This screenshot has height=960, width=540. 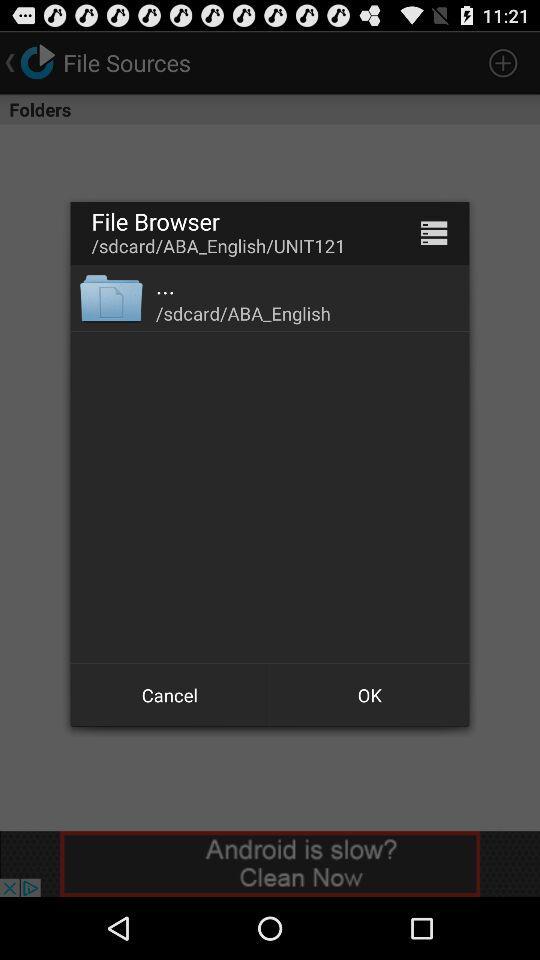 I want to click on the icon above the /sdcard/aba_english, so click(x=164, y=284).